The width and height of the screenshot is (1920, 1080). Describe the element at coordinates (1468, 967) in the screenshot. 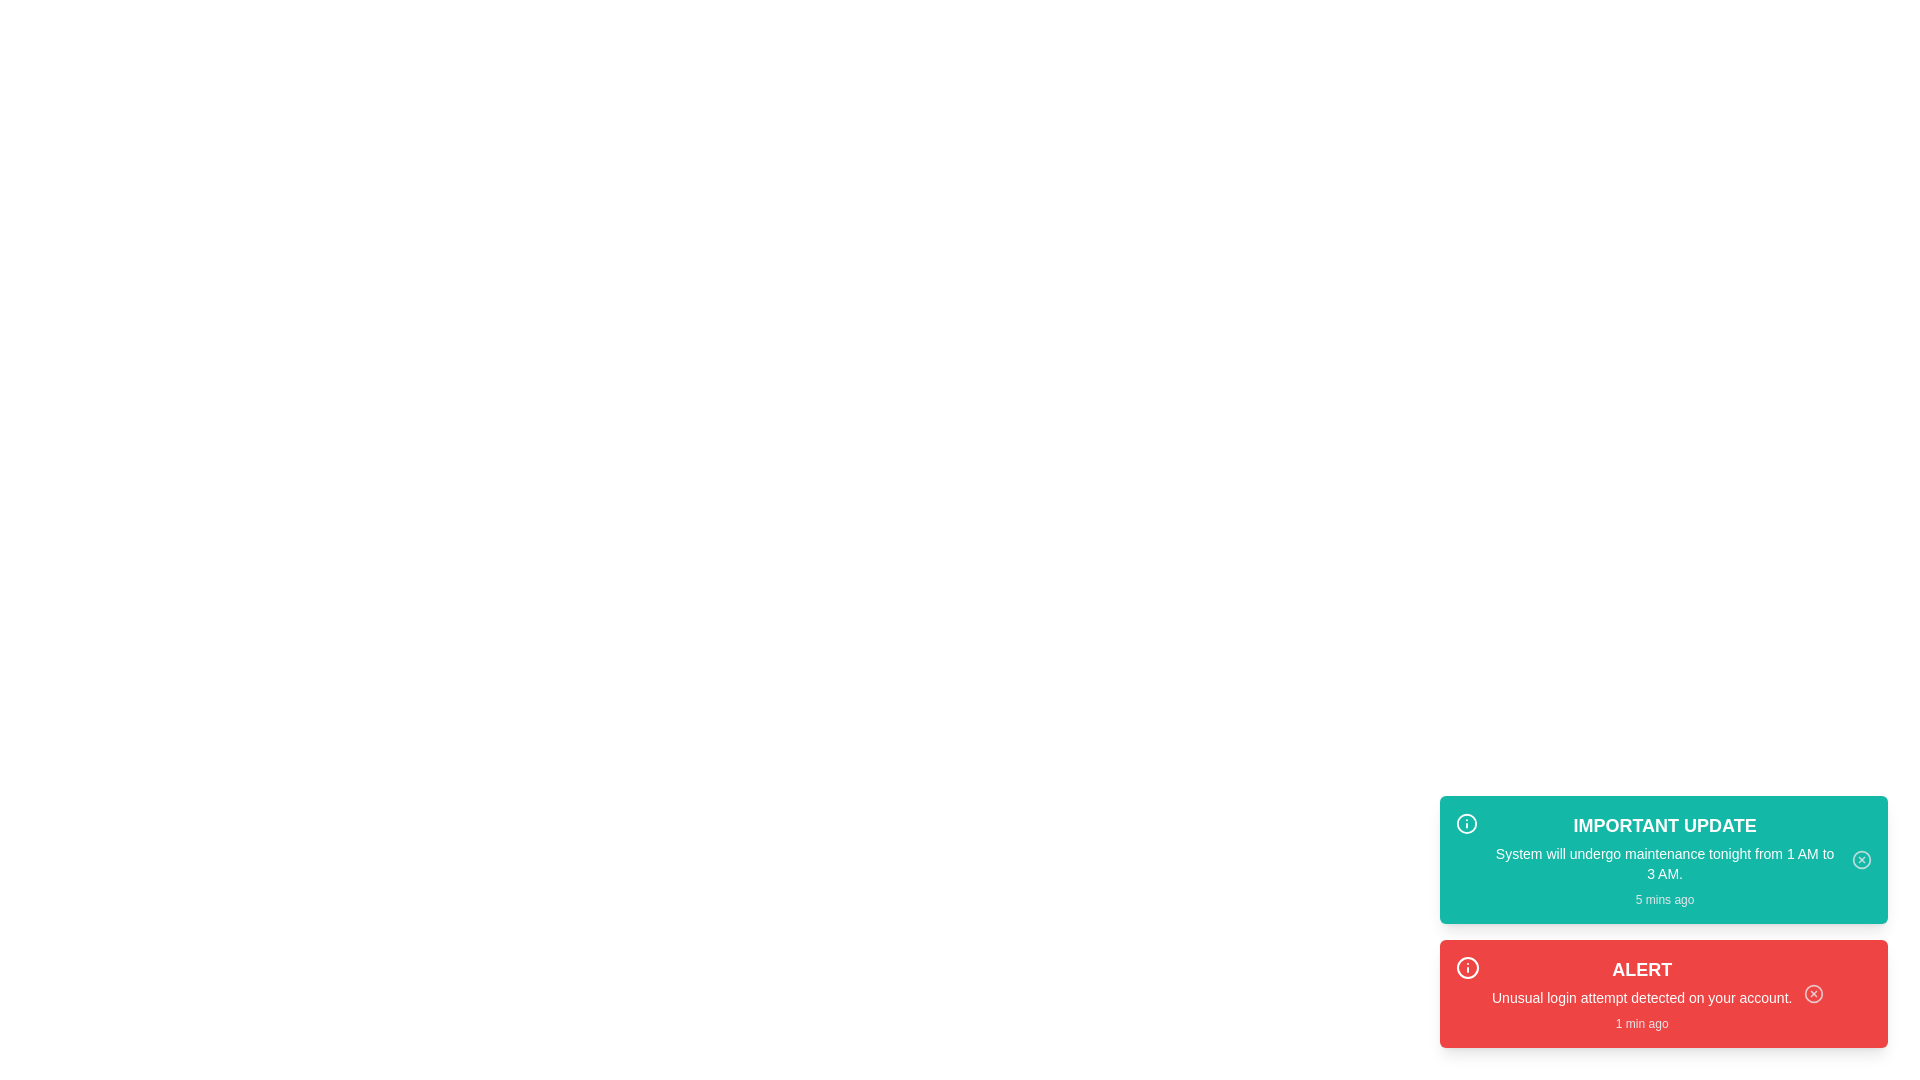

I see `the icon for security` at that location.